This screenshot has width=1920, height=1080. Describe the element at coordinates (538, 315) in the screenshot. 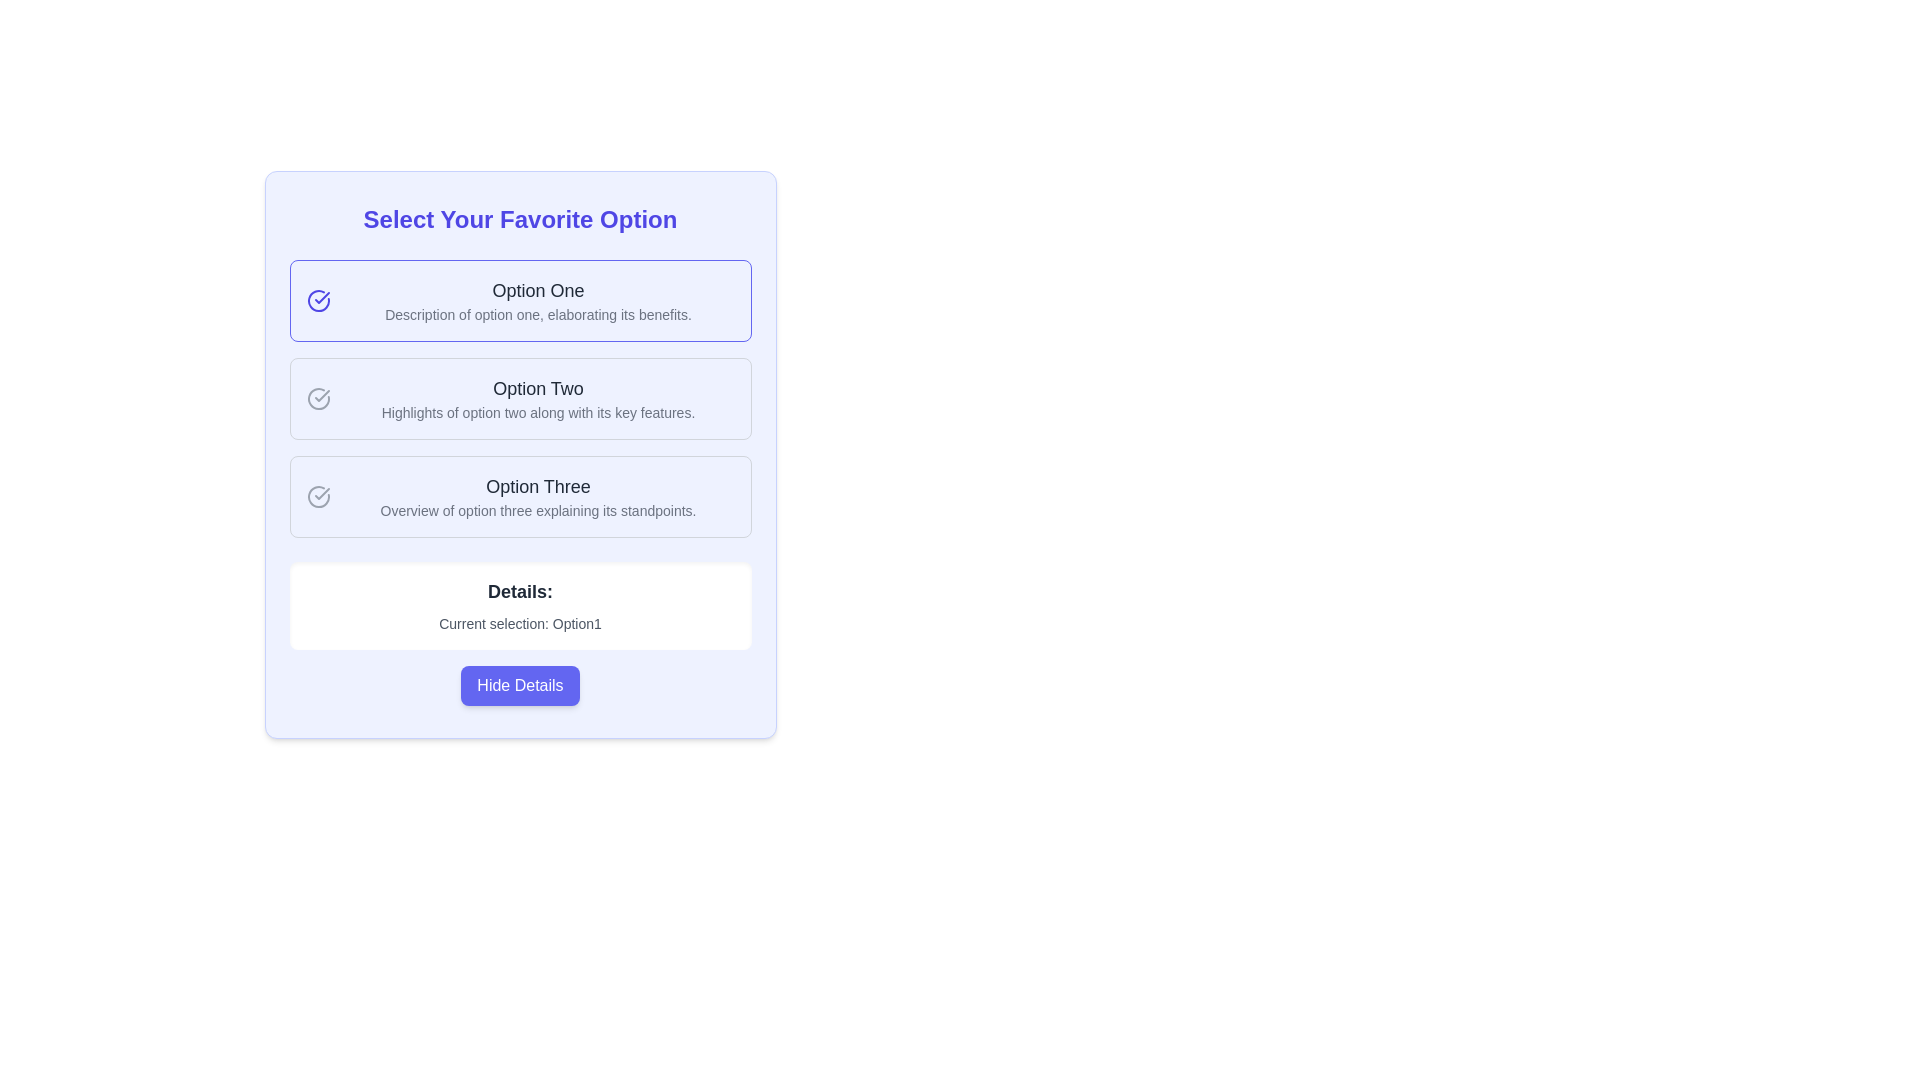

I see `the text component displaying 'Description of option one, elaborating its benefits.' which is located under the headline 'Option One'` at that location.